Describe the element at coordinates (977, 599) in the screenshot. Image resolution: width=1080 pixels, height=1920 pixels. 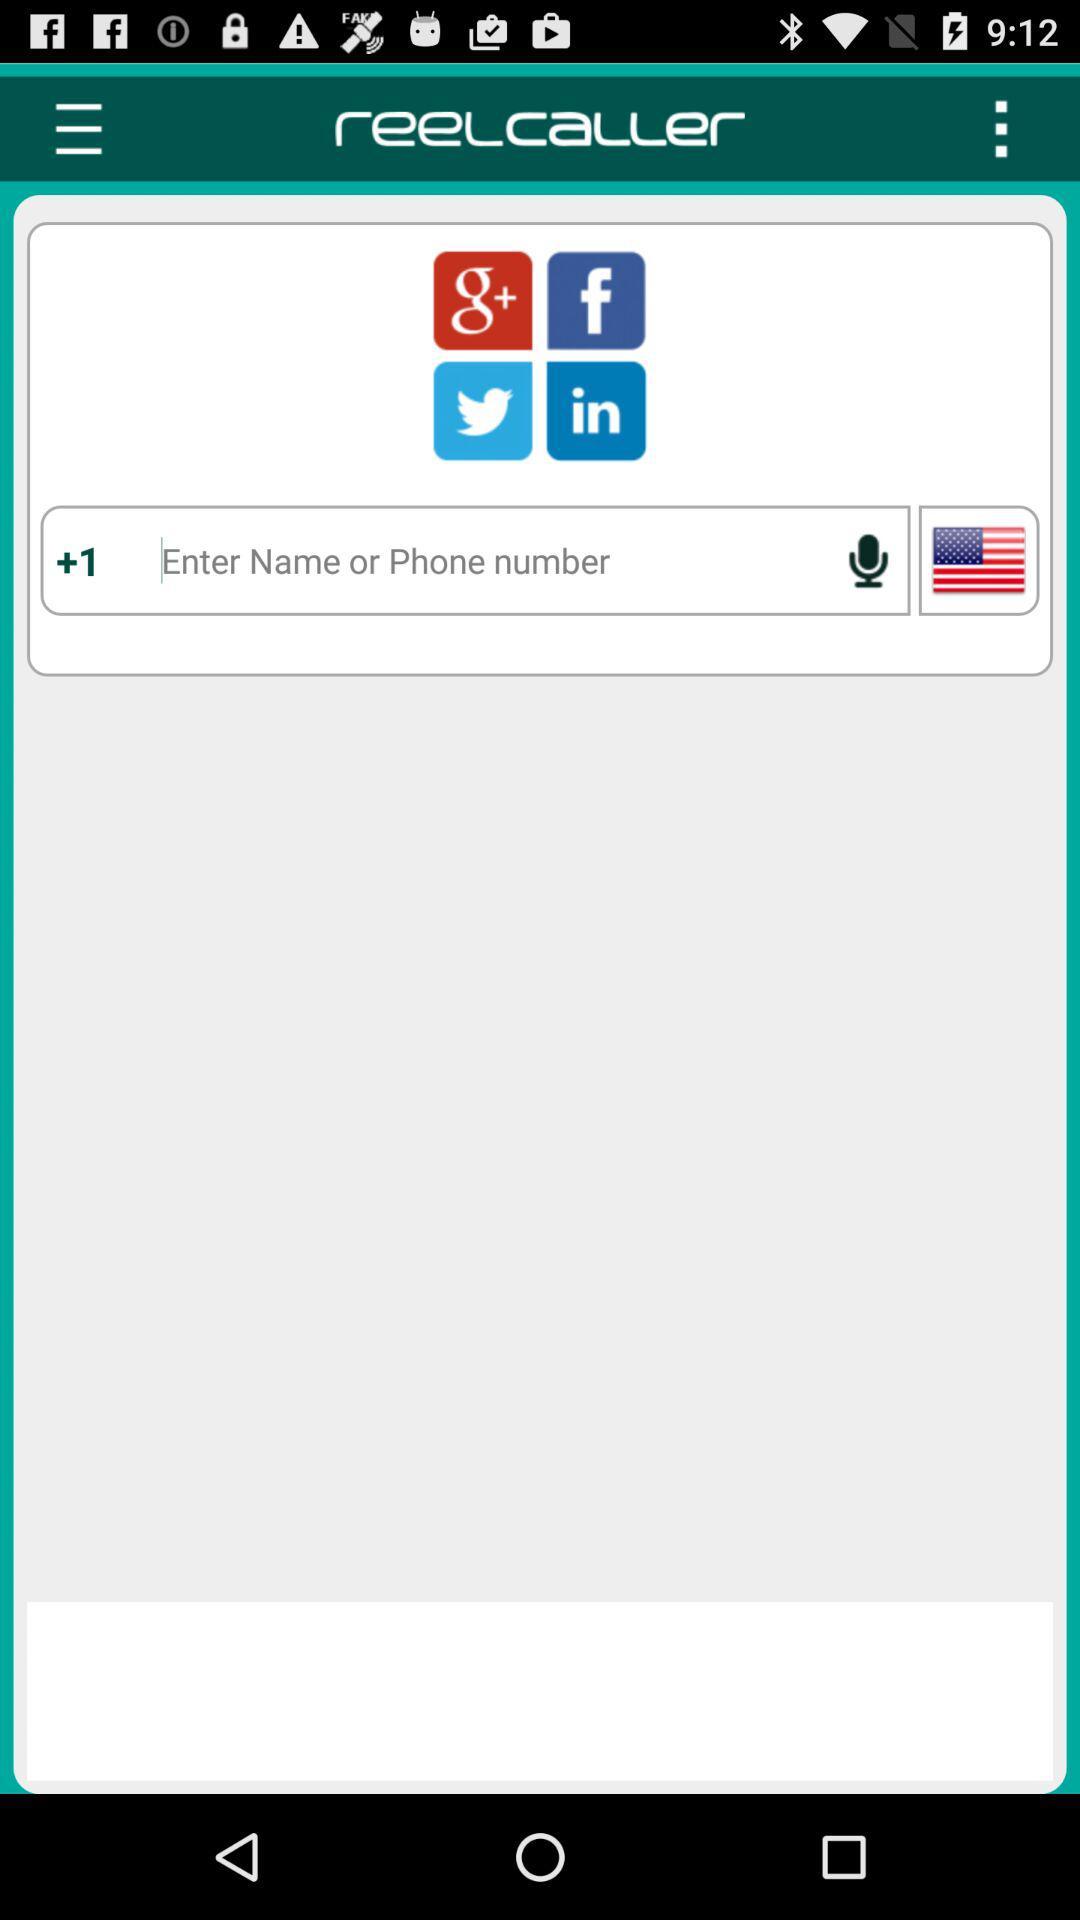
I see `the national_flag icon` at that location.